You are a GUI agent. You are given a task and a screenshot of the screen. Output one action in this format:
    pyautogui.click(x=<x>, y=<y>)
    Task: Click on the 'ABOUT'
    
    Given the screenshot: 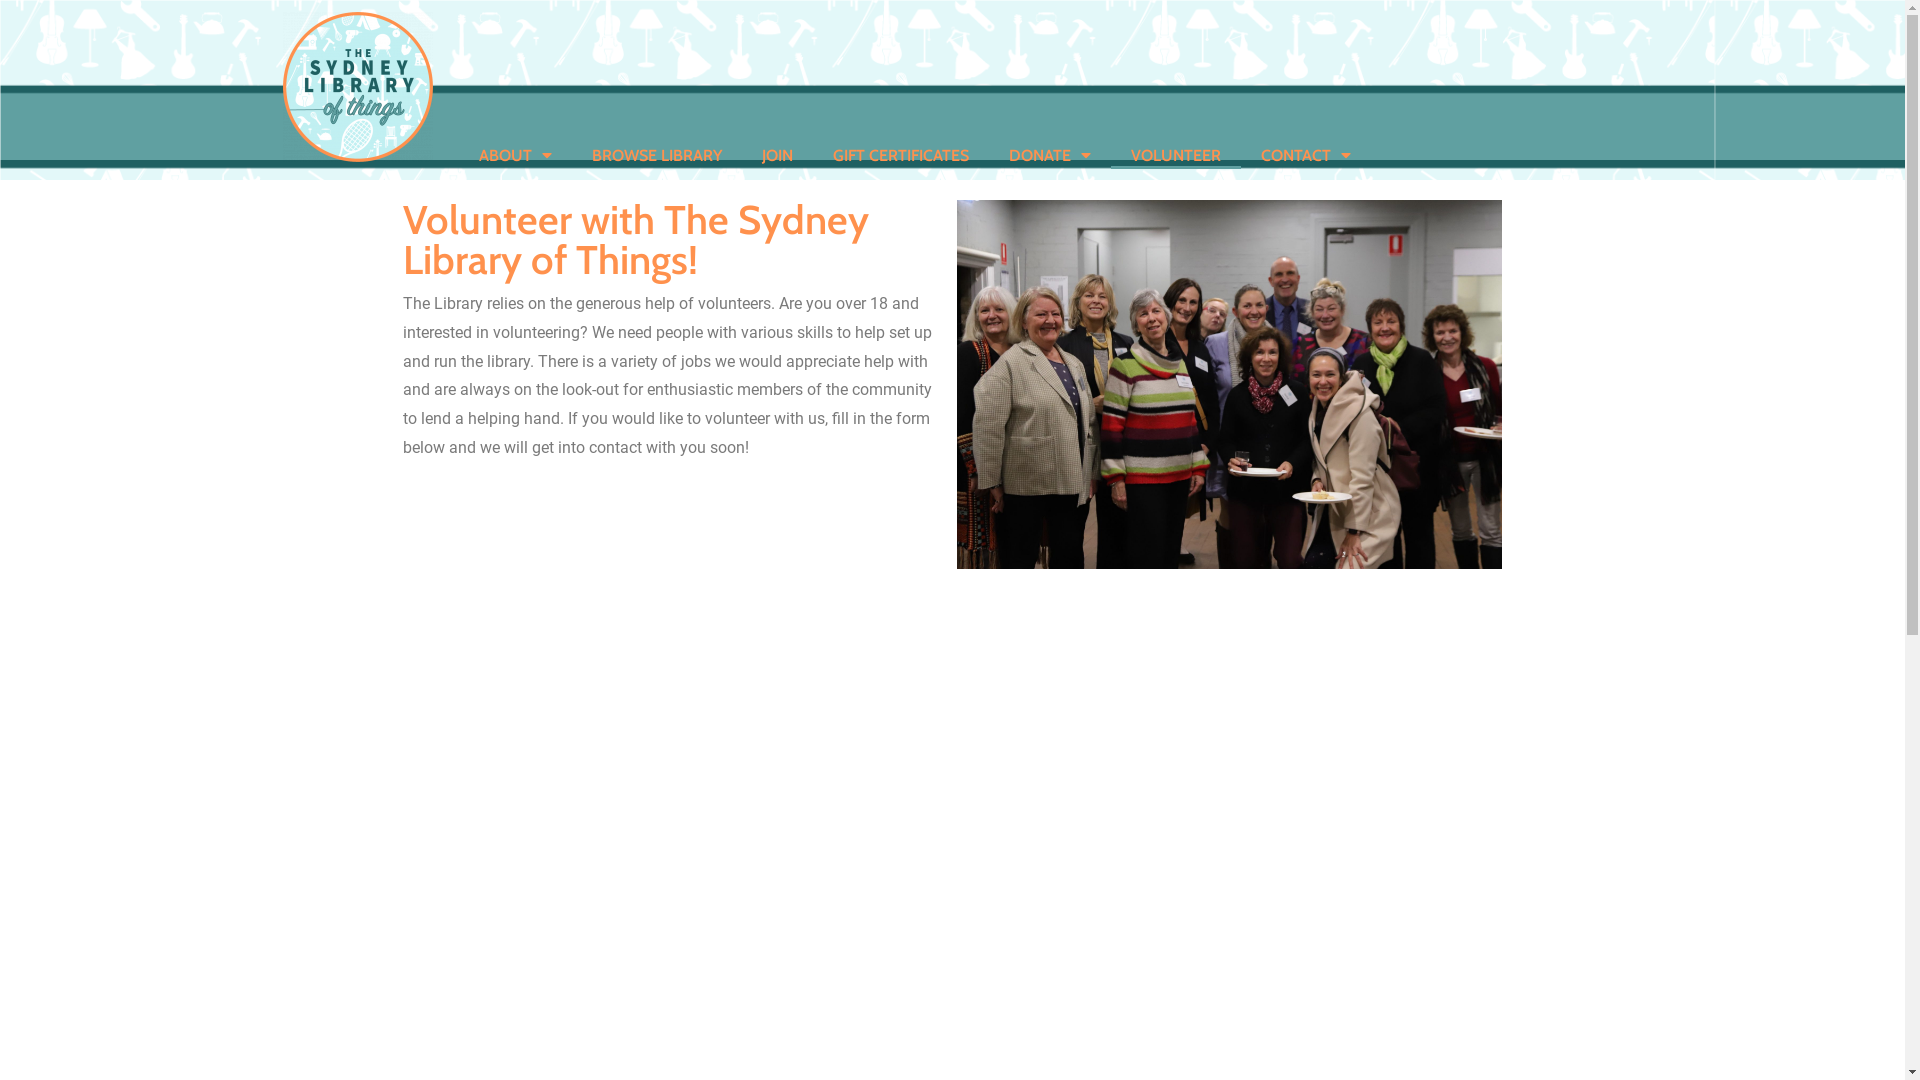 What is the action you would take?
    pyautogui.click(x=456, y=153)
    